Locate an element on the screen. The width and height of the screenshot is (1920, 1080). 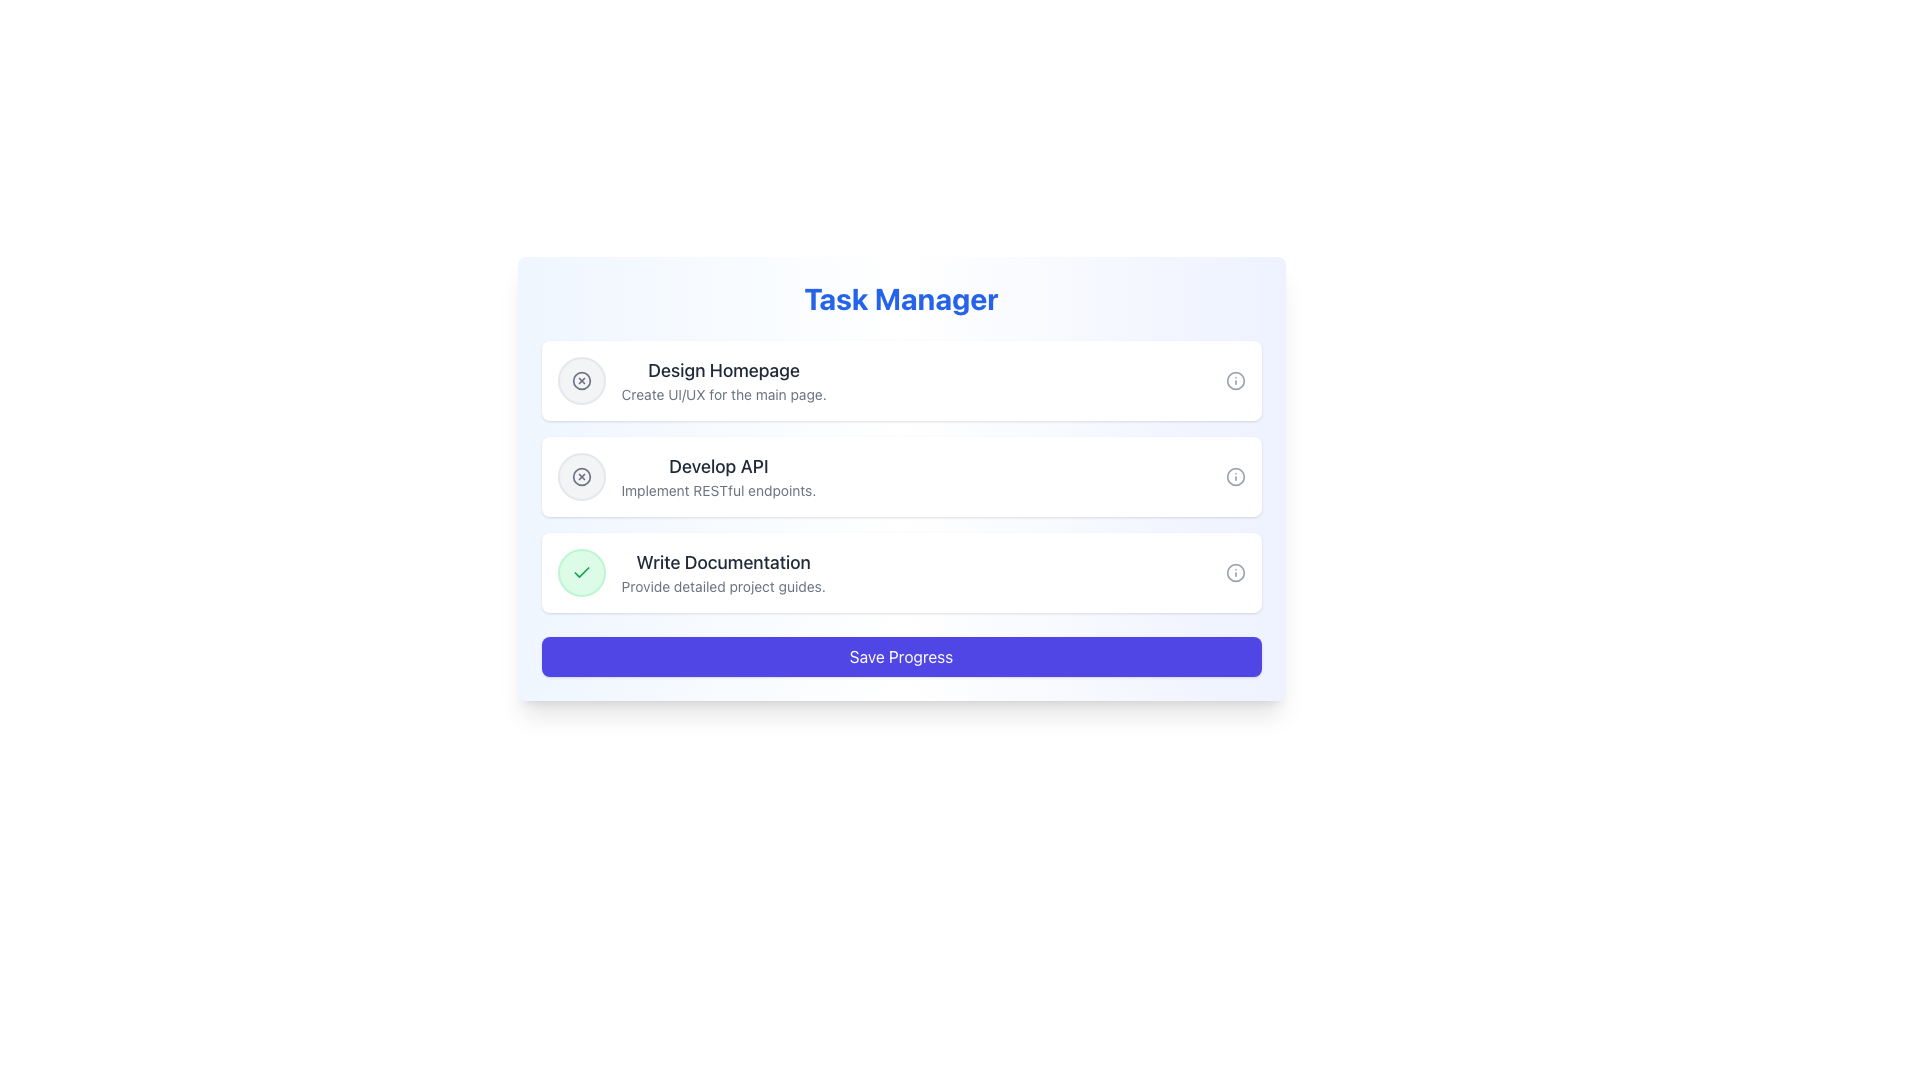
the cancellation icon button located to the left of the 'Design Homepage' text in the first task item is located at coordinates (580, 477).